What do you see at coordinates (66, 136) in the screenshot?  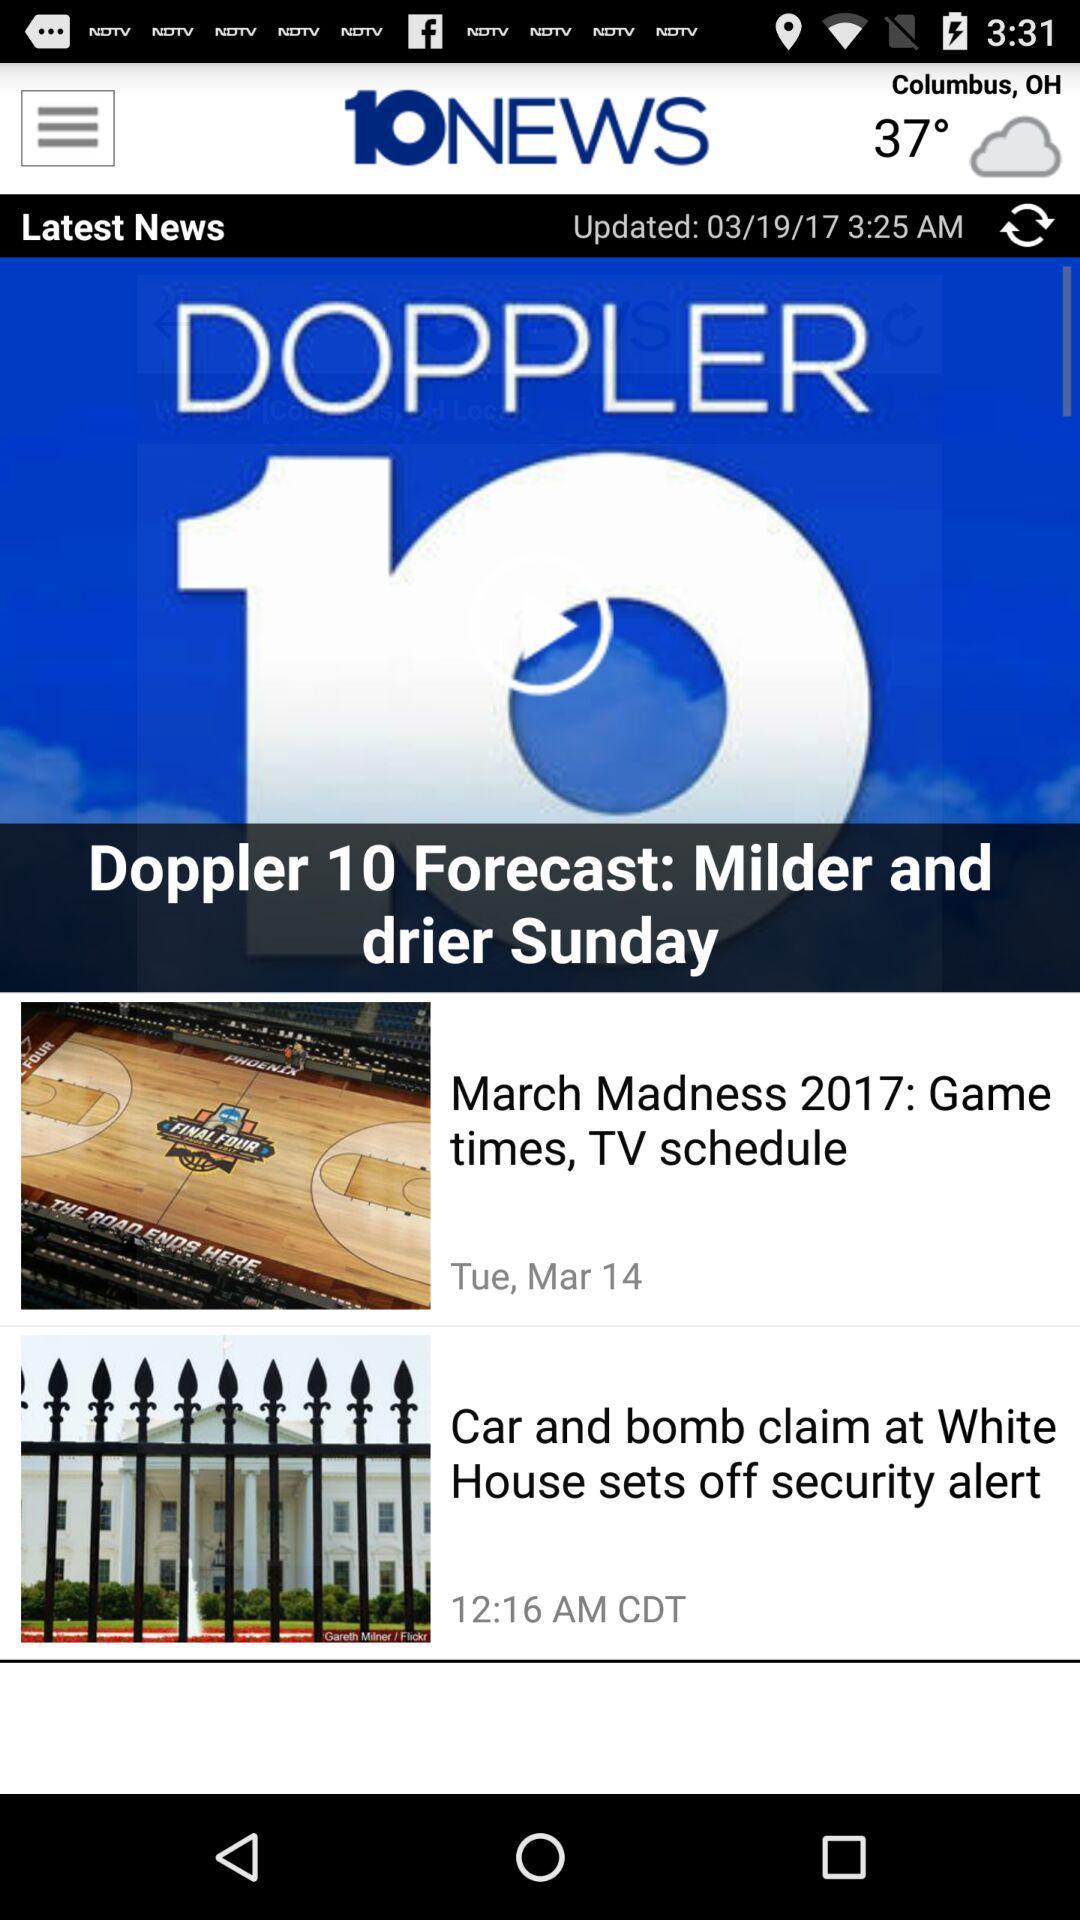 I see `the menu icon` at bounding box center [66, 136].